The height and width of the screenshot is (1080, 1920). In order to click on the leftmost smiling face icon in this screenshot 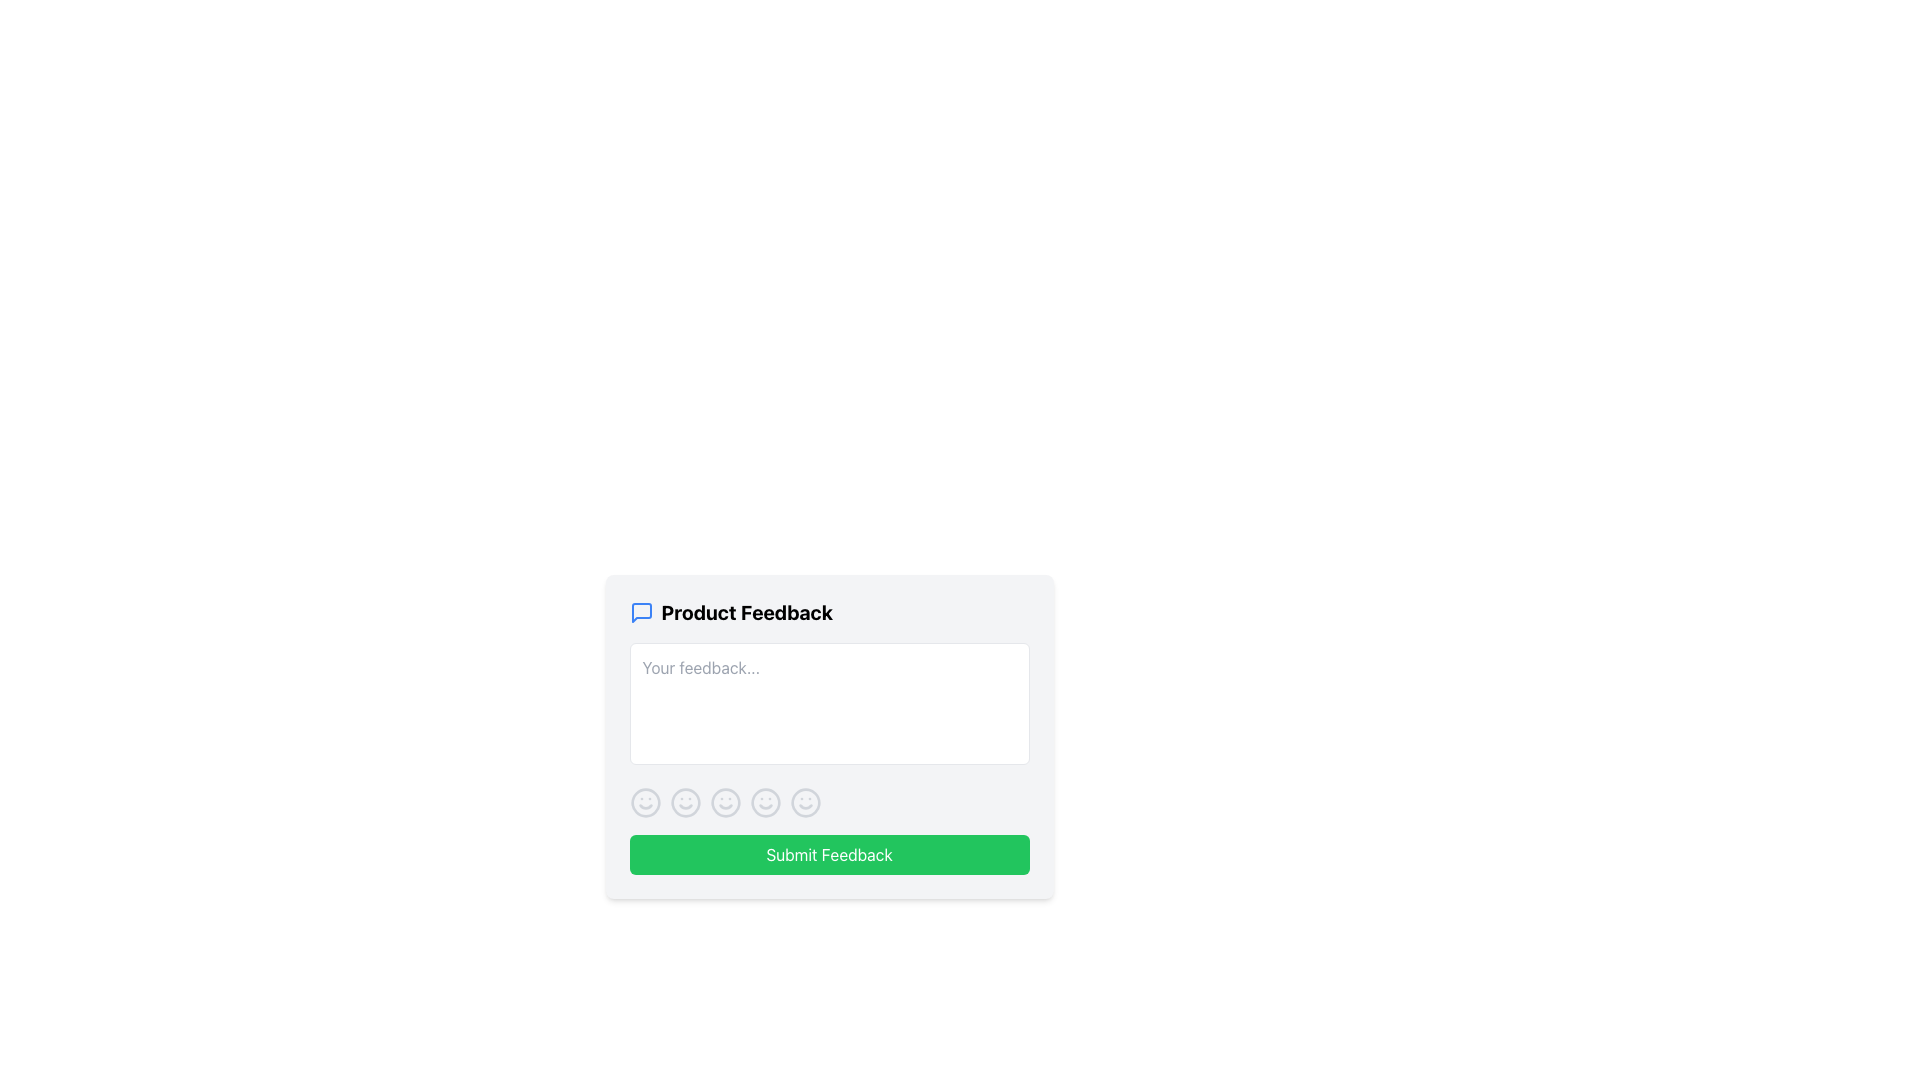, I will do `click(645, 801)`.